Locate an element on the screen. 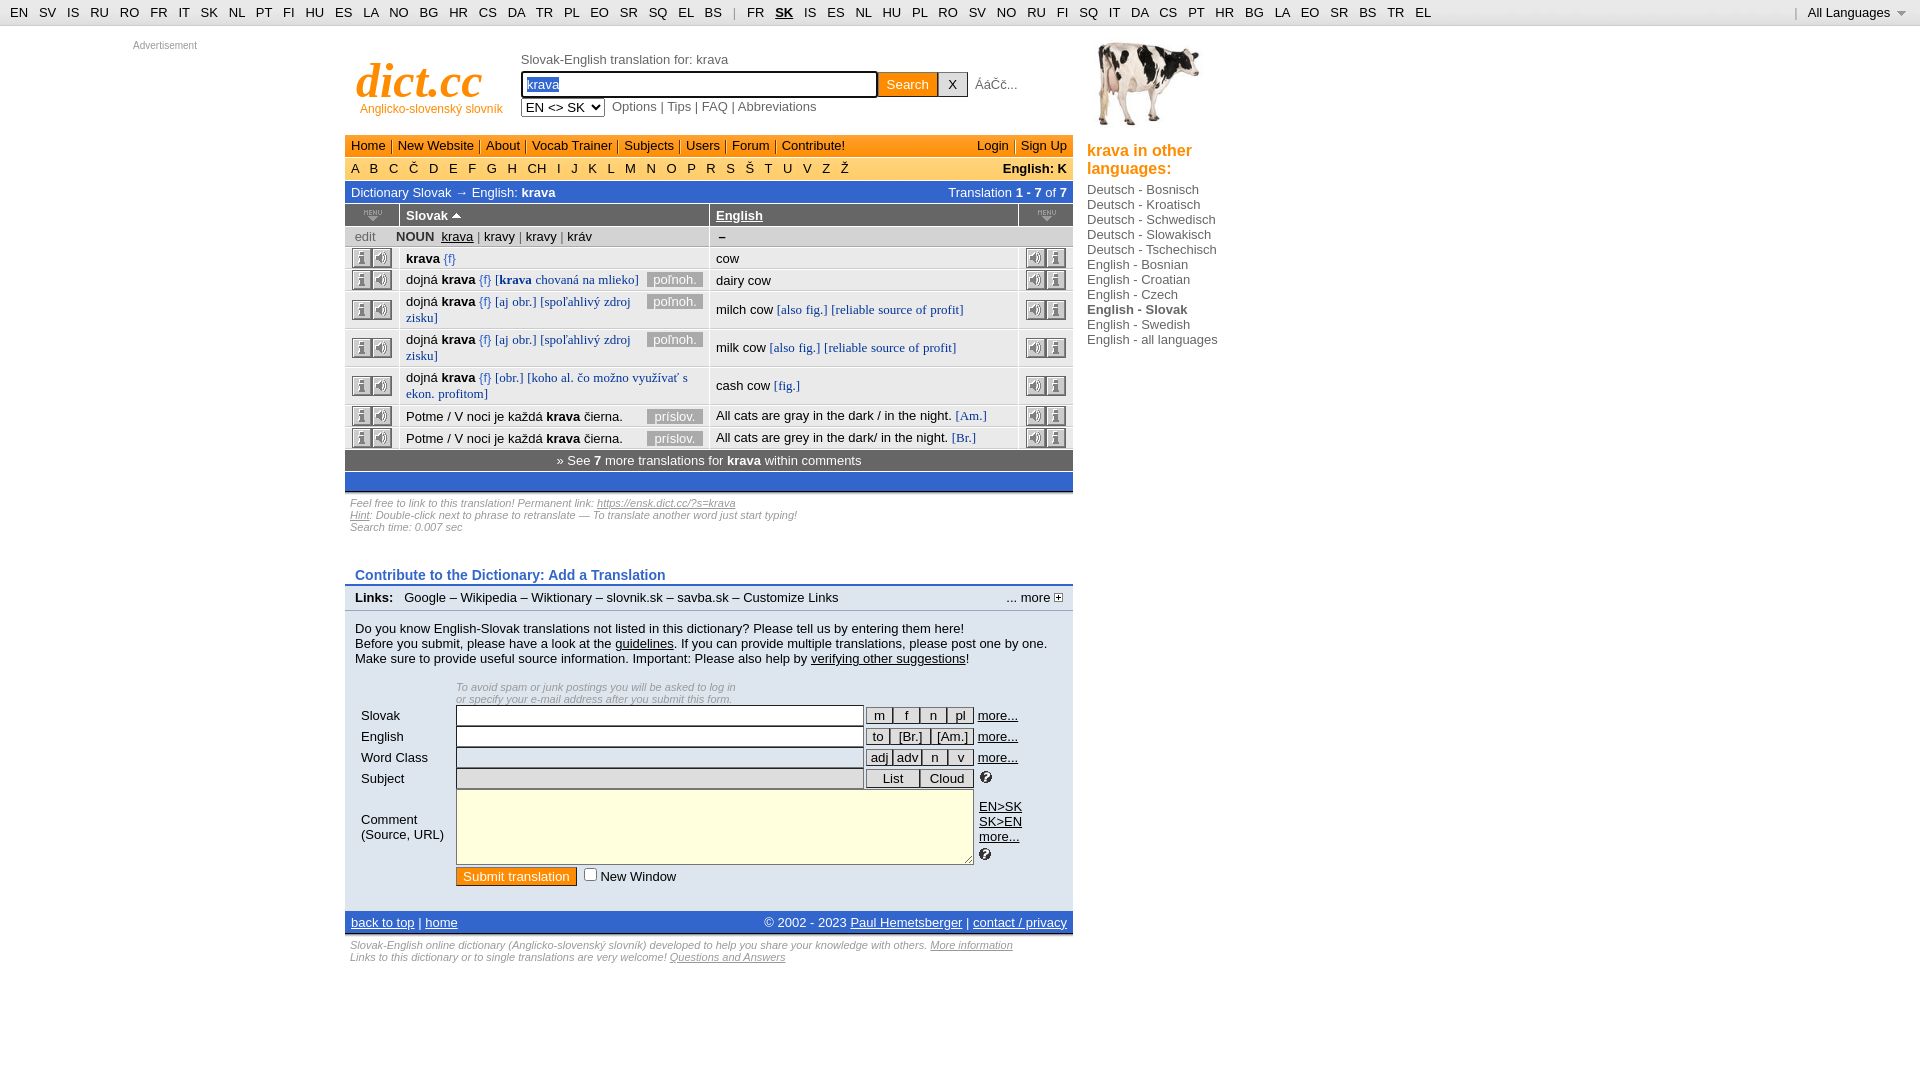 Image resolution: width=1920 pixels, height=1080 pixels. 'Wiktionary' is located at coordinates (560, 596).